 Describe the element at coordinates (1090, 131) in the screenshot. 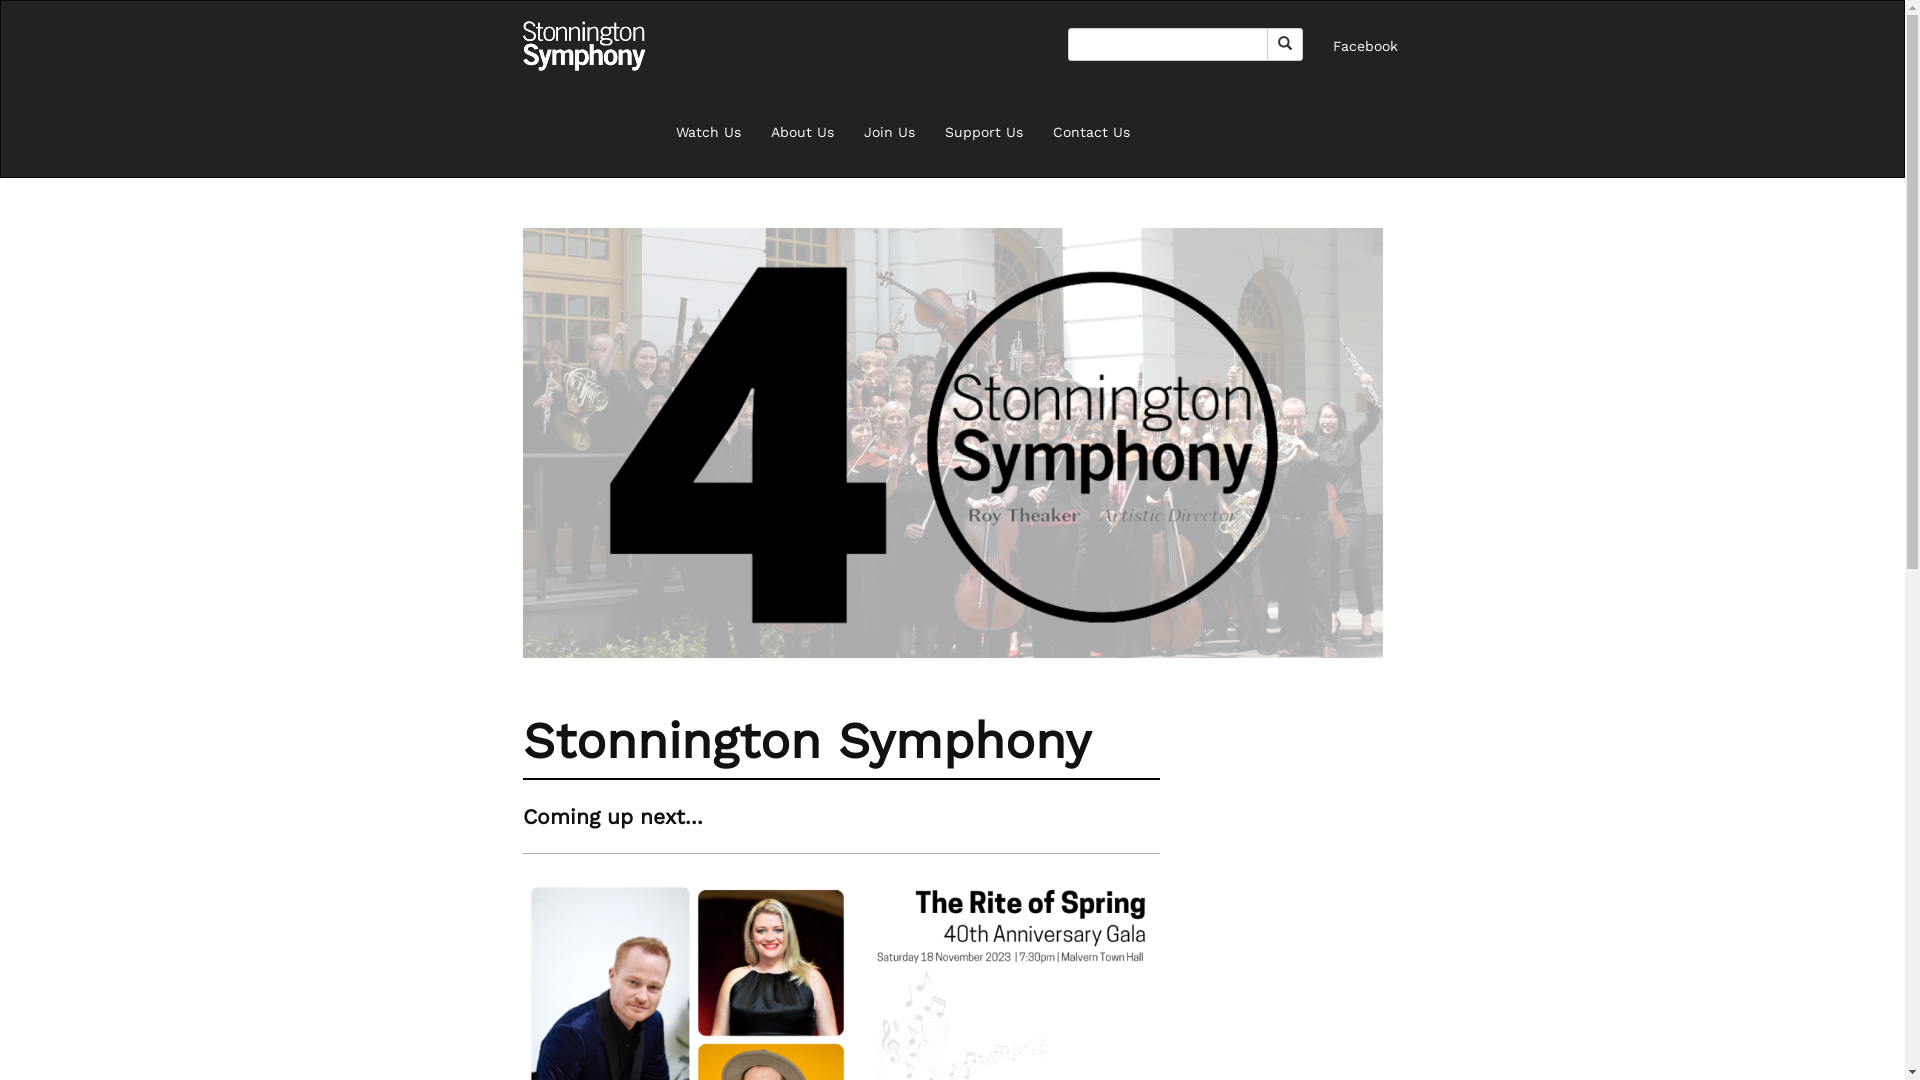

I see `'Contact Us'` at that location.